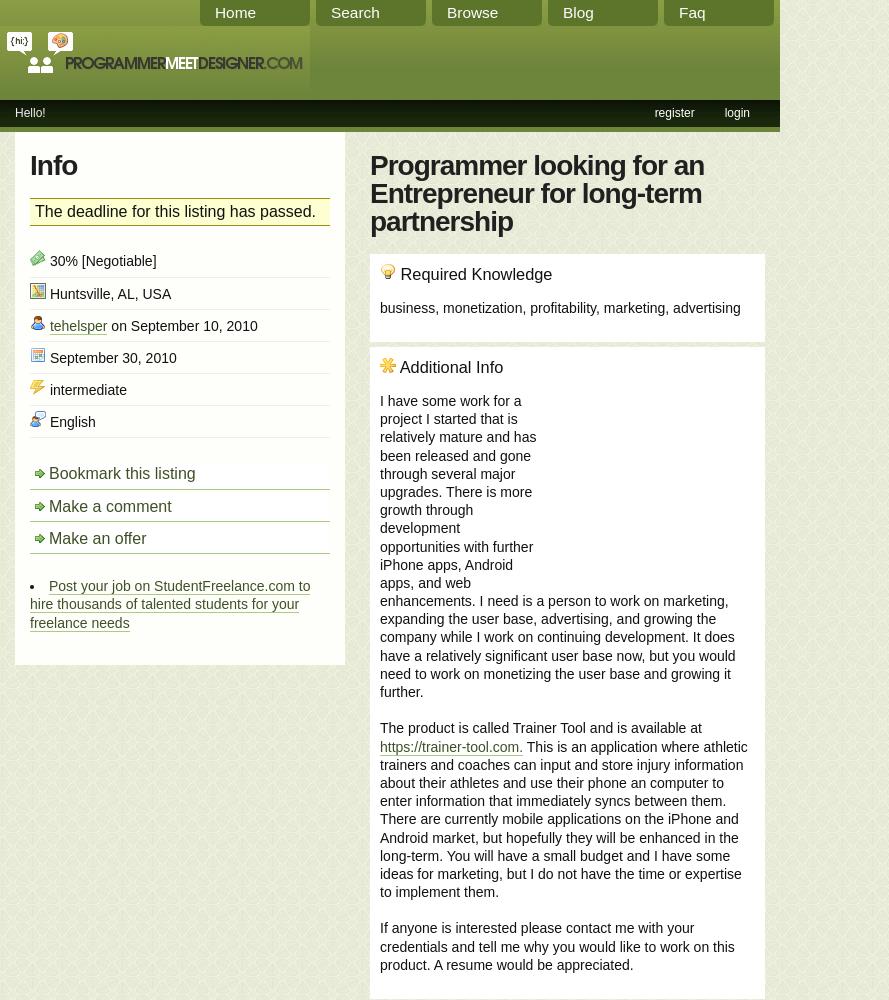 The width and height of the screenshot is (889, 1000). I want to click on 'login', so click(723, 112).